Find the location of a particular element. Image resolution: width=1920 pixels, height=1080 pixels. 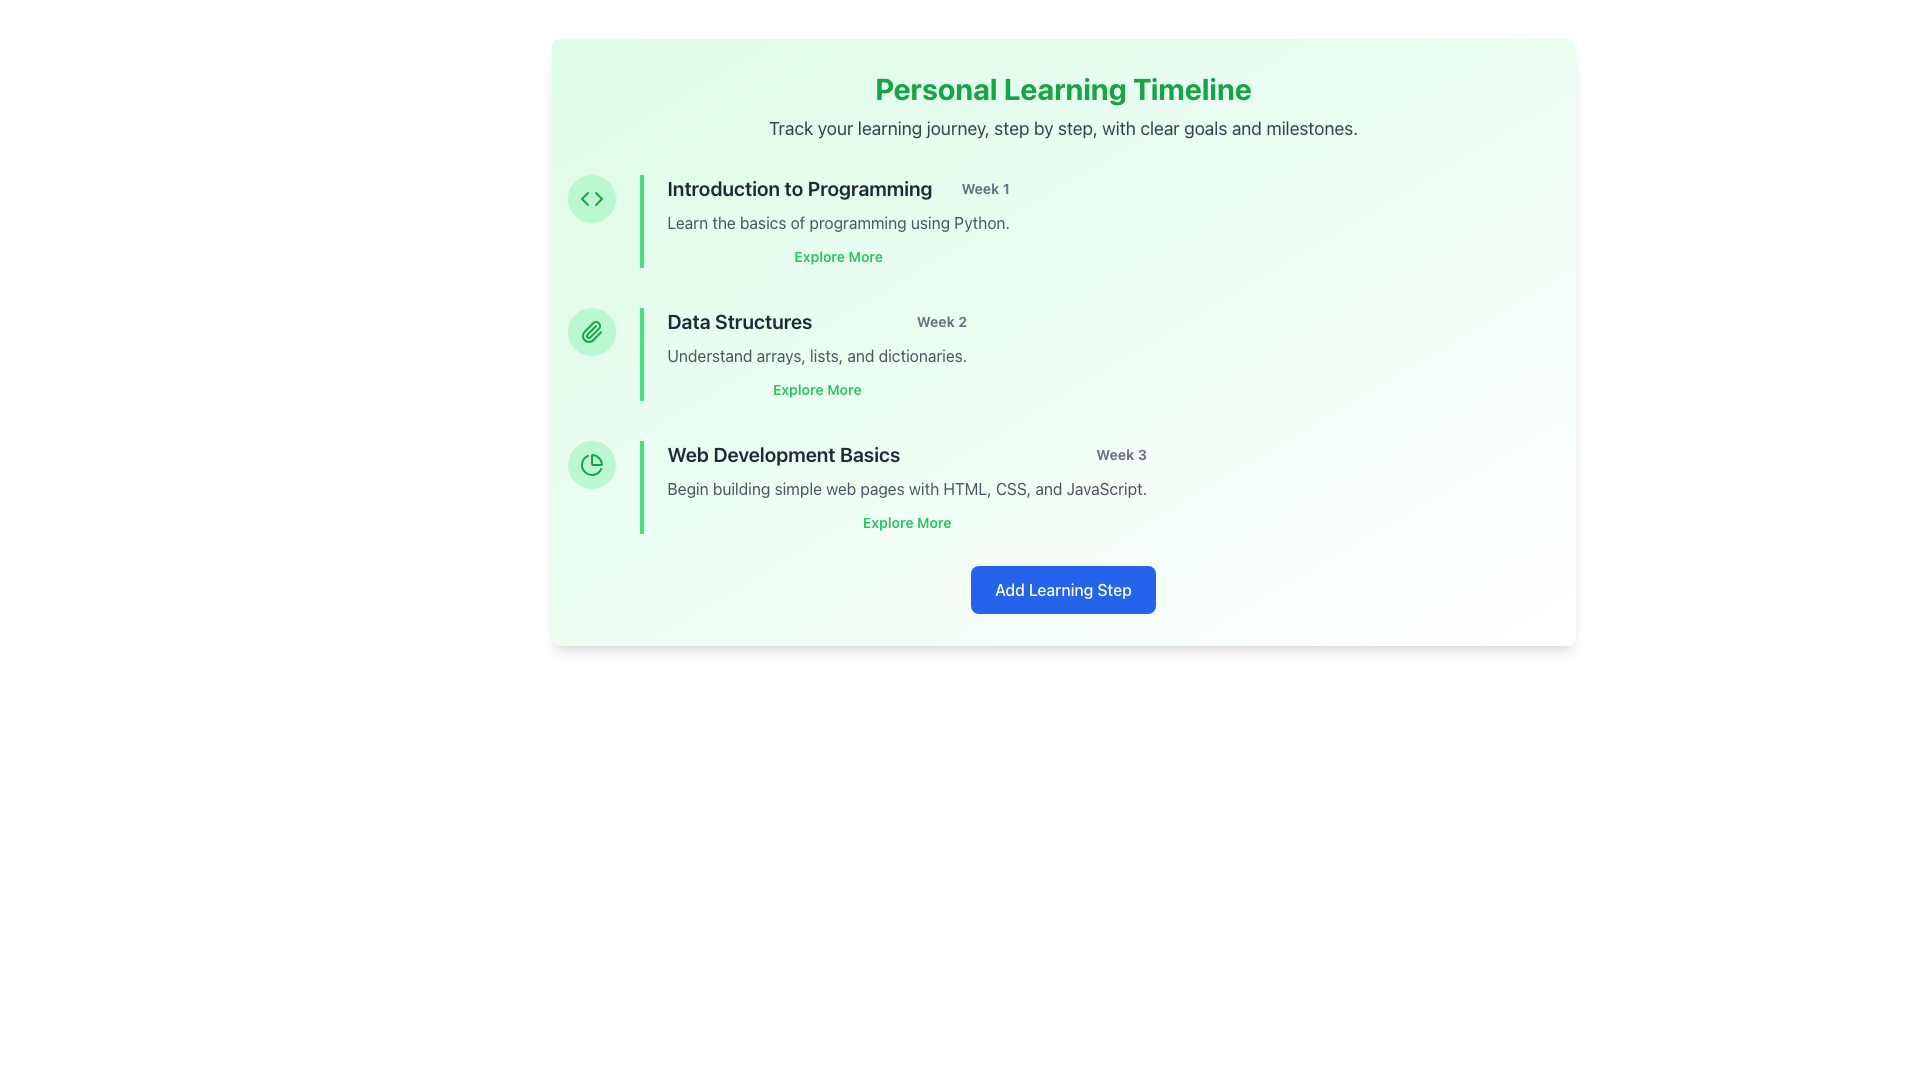

the green circular icon with a pie chart representation, located next to the 'Web Development Basics' section, as a visual cue is located at coordinates (590, 465).